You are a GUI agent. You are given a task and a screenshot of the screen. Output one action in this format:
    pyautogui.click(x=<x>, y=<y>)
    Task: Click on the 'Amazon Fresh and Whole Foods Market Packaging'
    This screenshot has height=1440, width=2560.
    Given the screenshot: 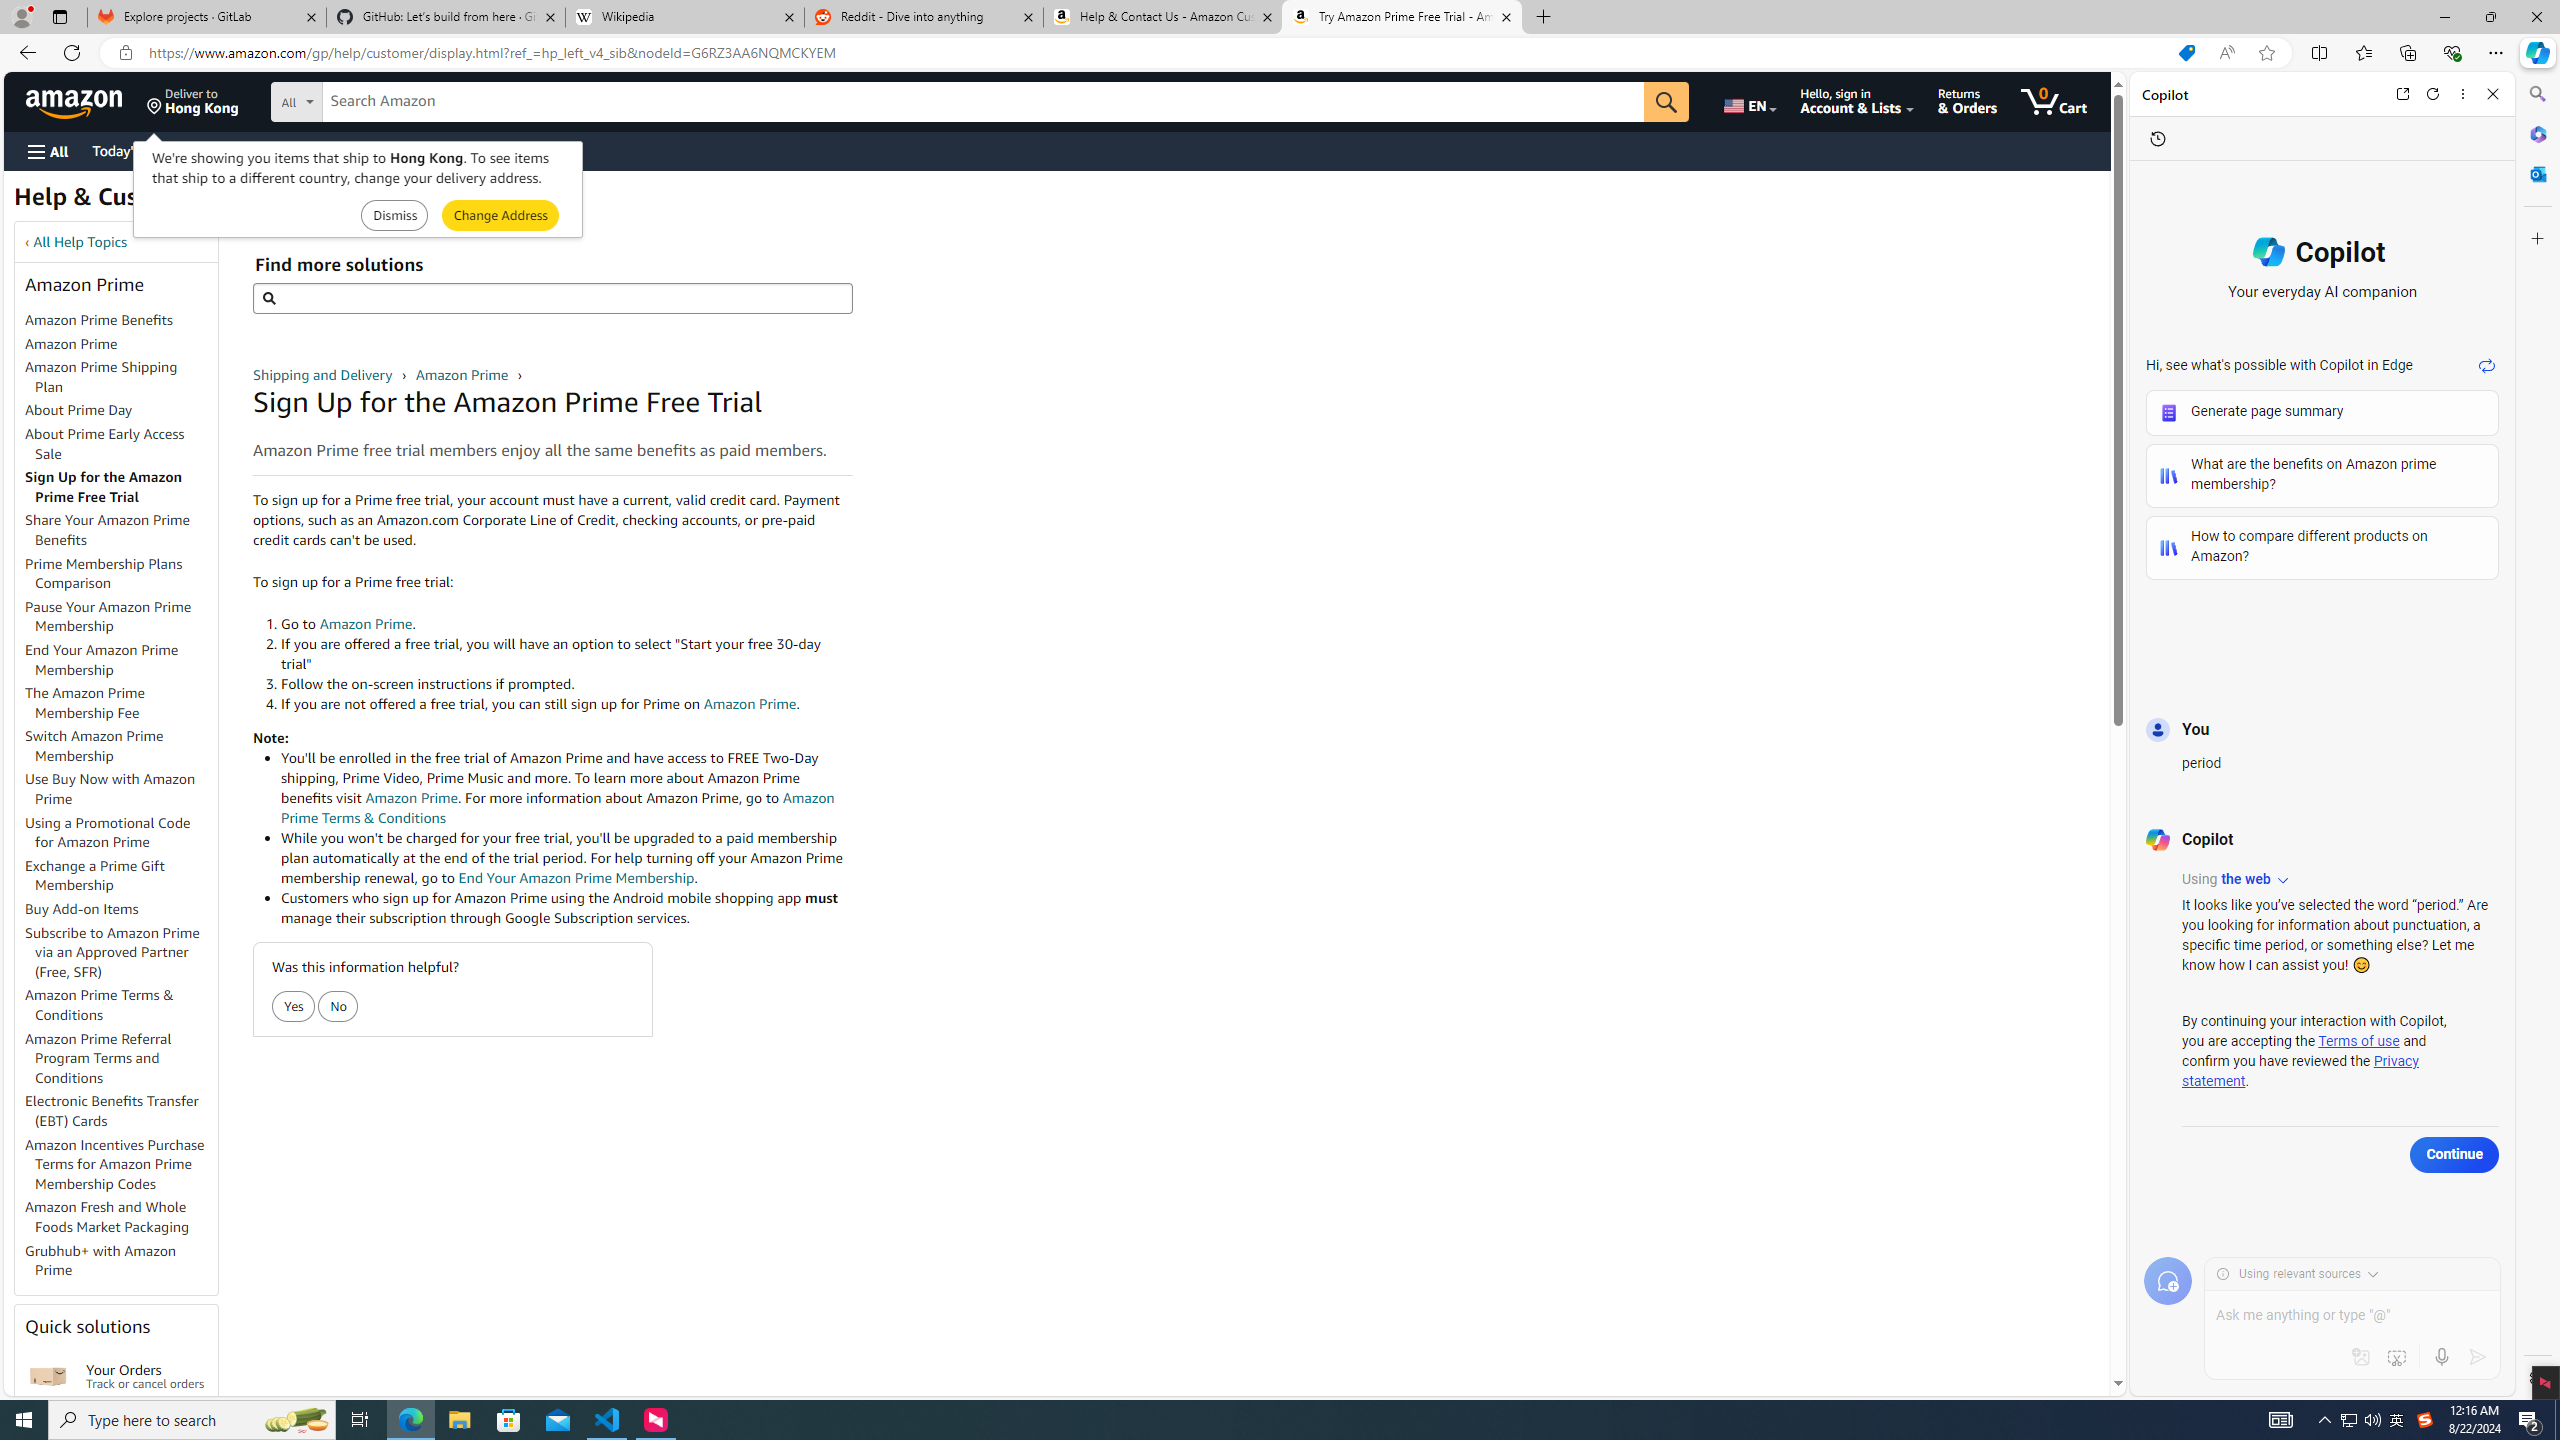 What is the action you would take?
    pyautogui.click(x=121, y=1217)
    